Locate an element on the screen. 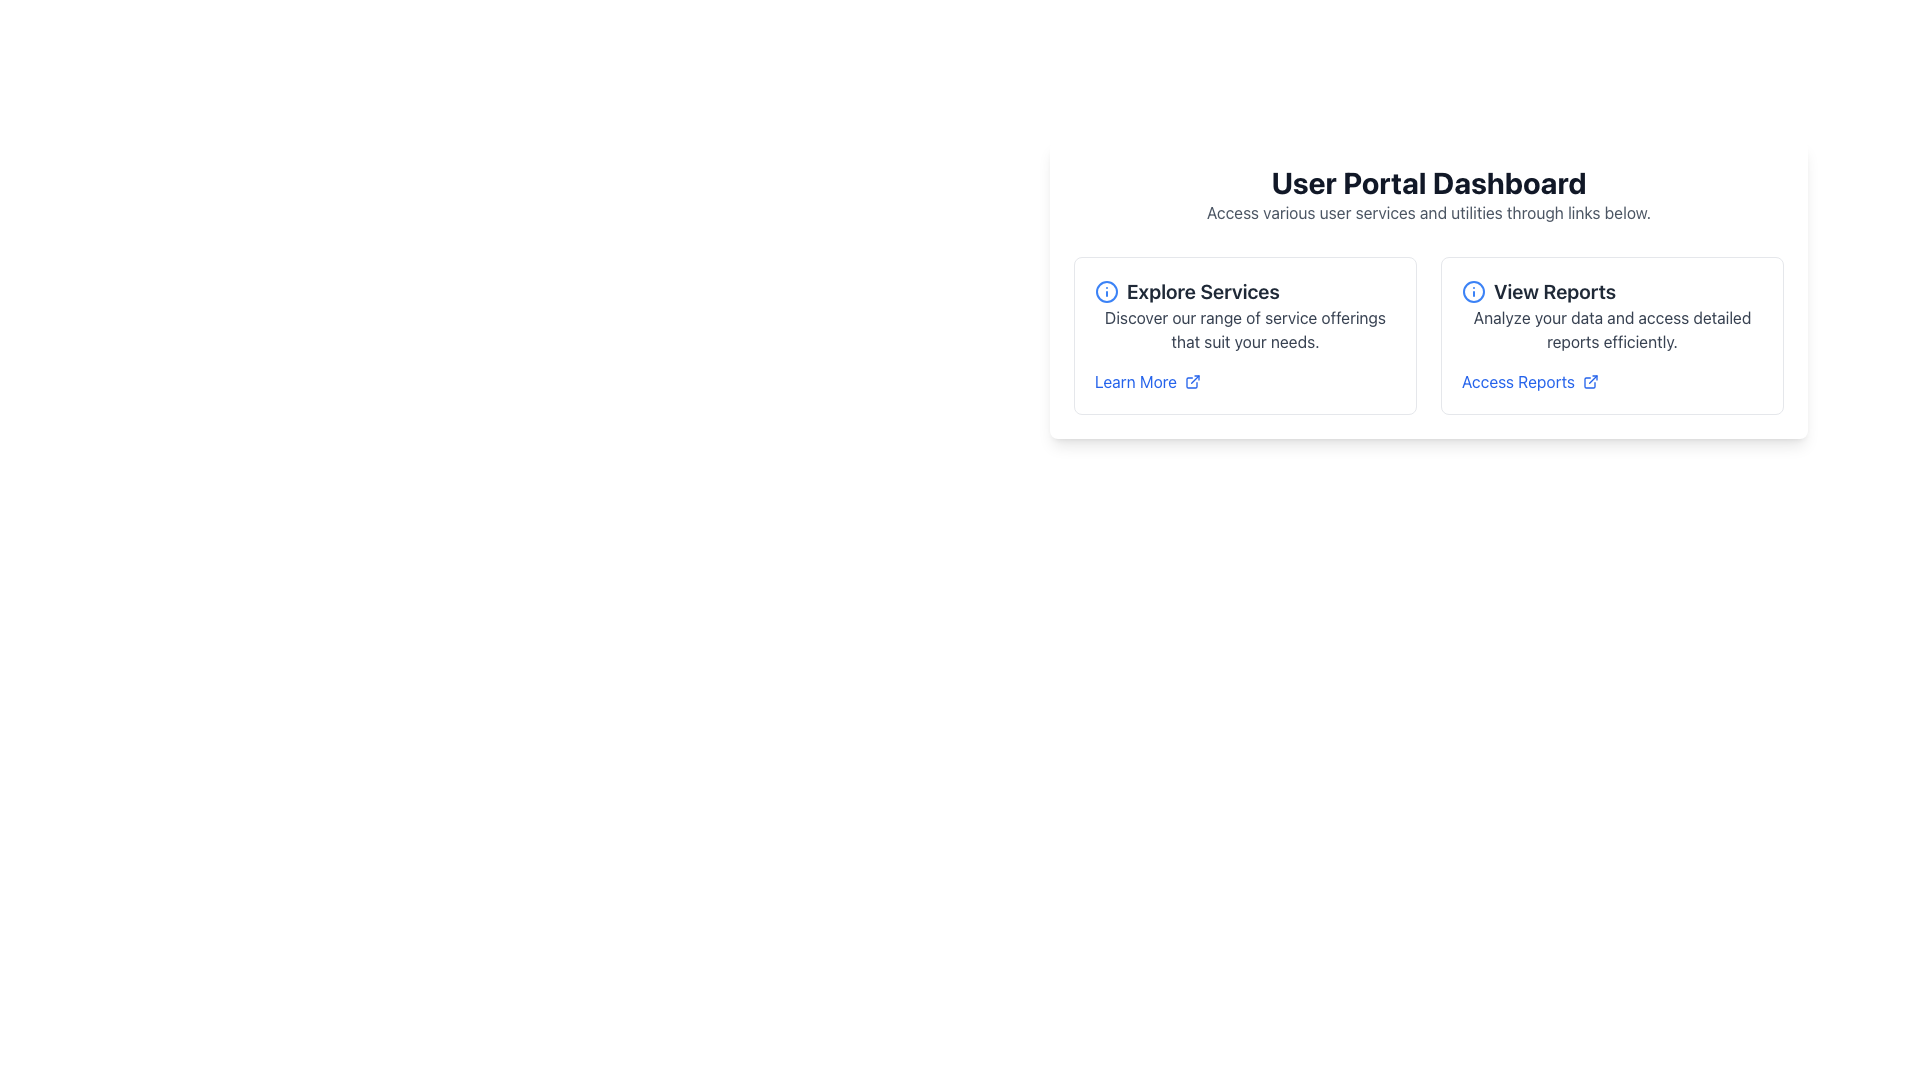  the 'View Reports' text element with a blue circular icon containing an 'i', located at the top of the right card in a two-card layout is located at coordinates (1612, 292).